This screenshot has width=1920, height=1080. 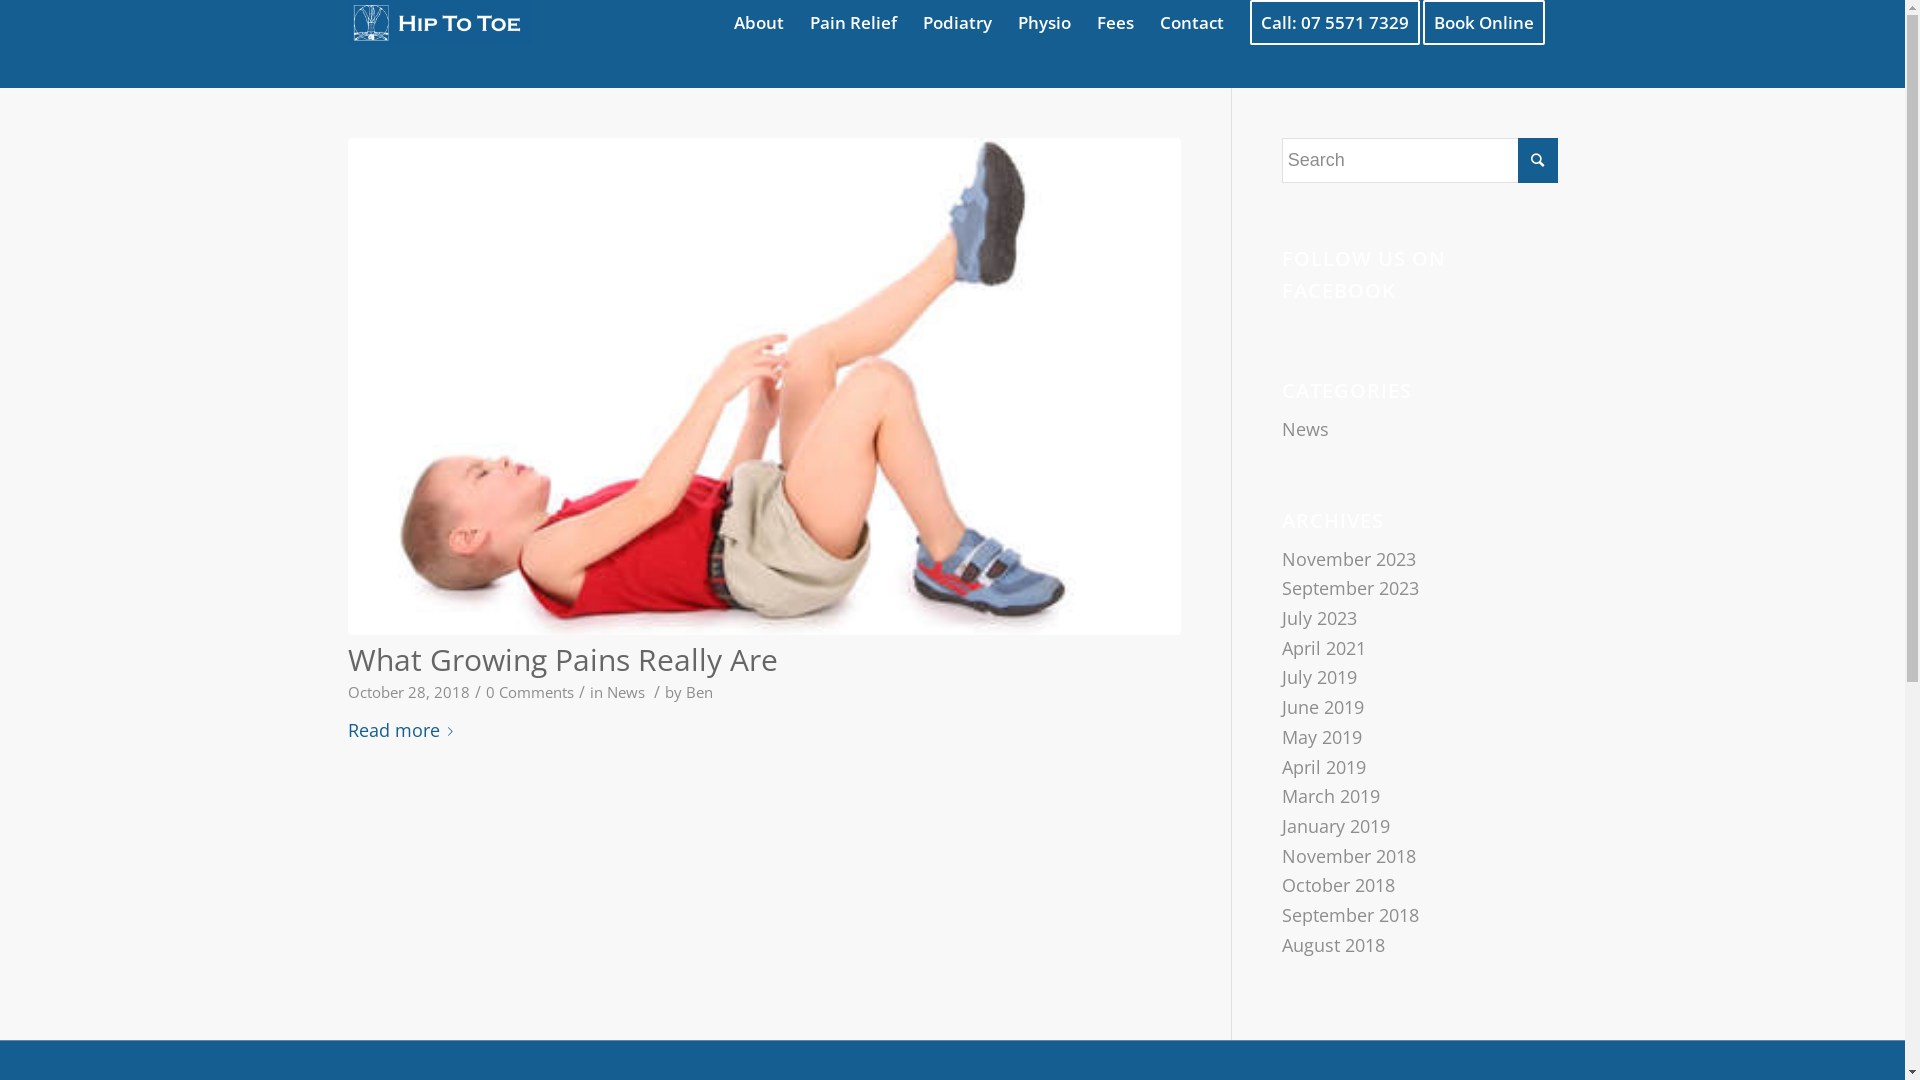 What do you see at coordinates (1323, 705) in the screenshot?
I see `'June 2019'` at bounding box center [1323, 705].